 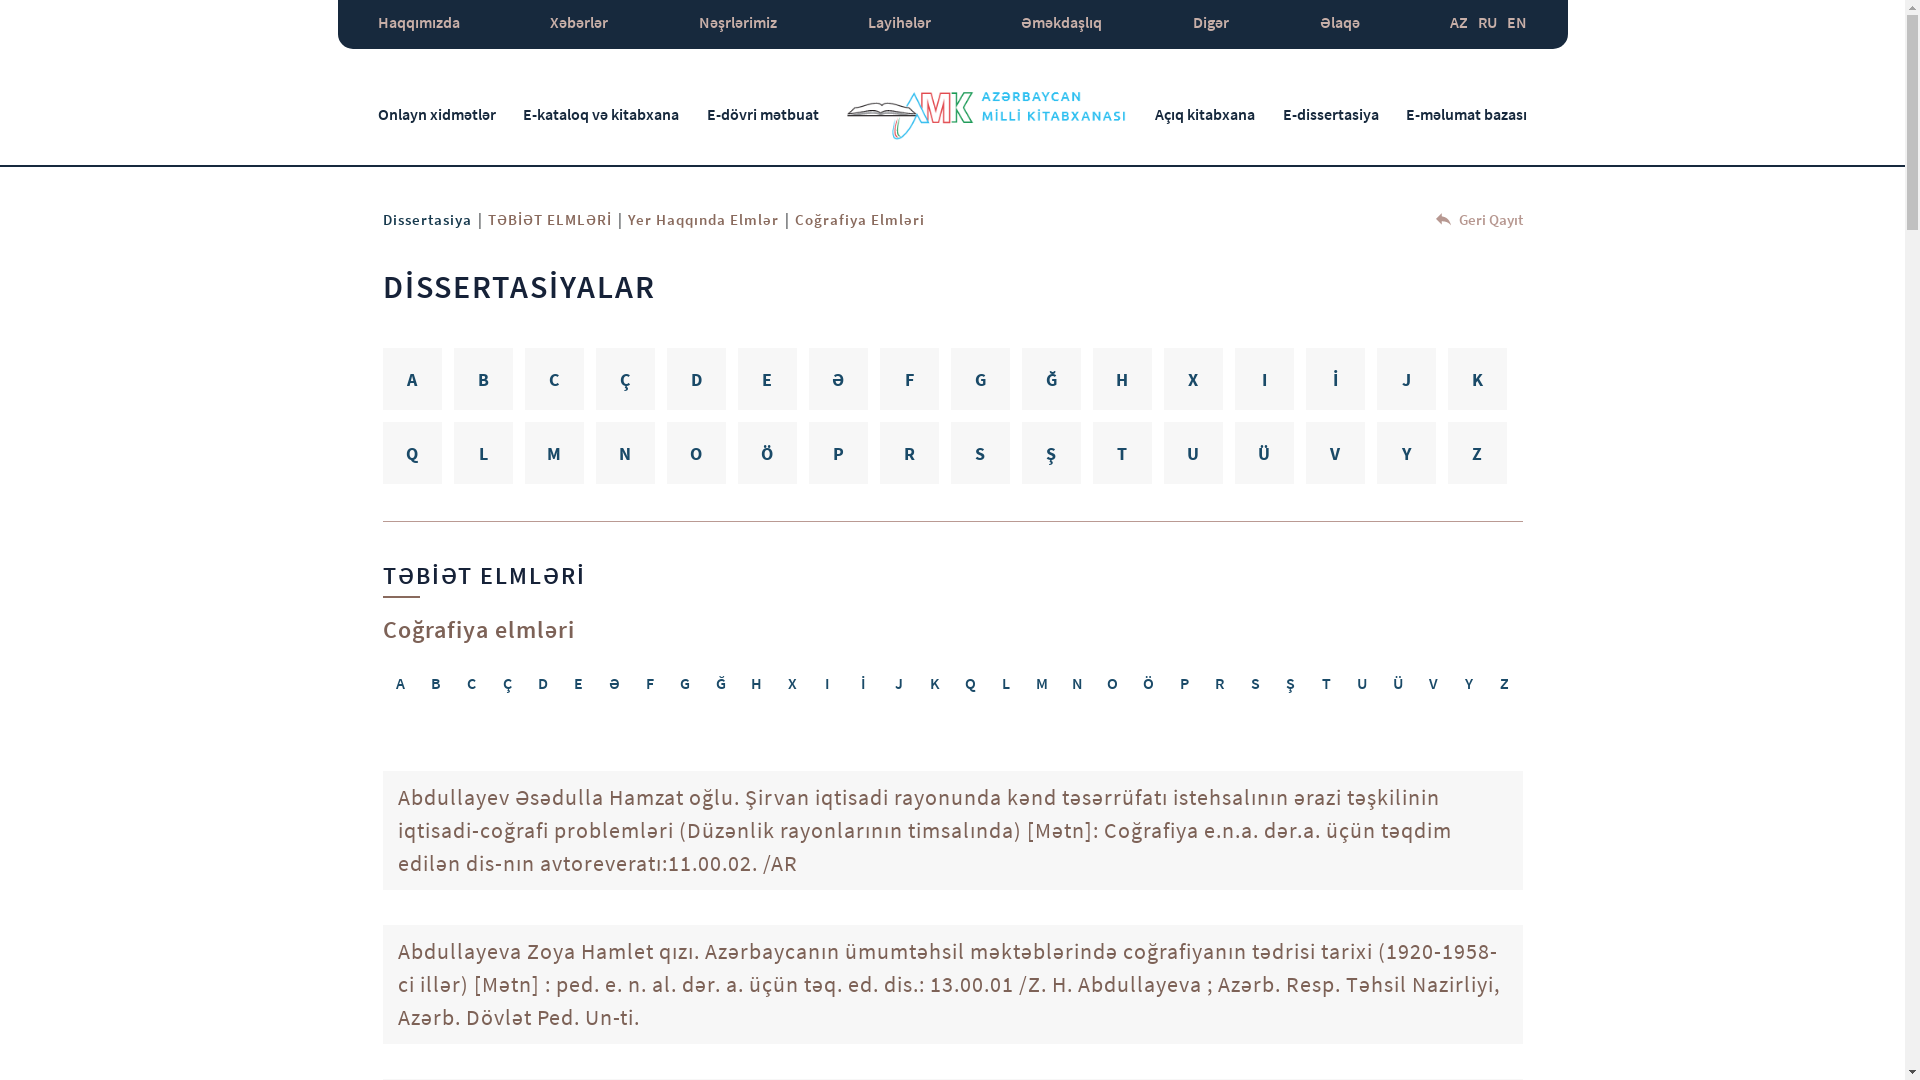 What do you see at coordinates (1468, 681) in the screenshot?
I see `'Y'` at bounding box center [1468, 681].